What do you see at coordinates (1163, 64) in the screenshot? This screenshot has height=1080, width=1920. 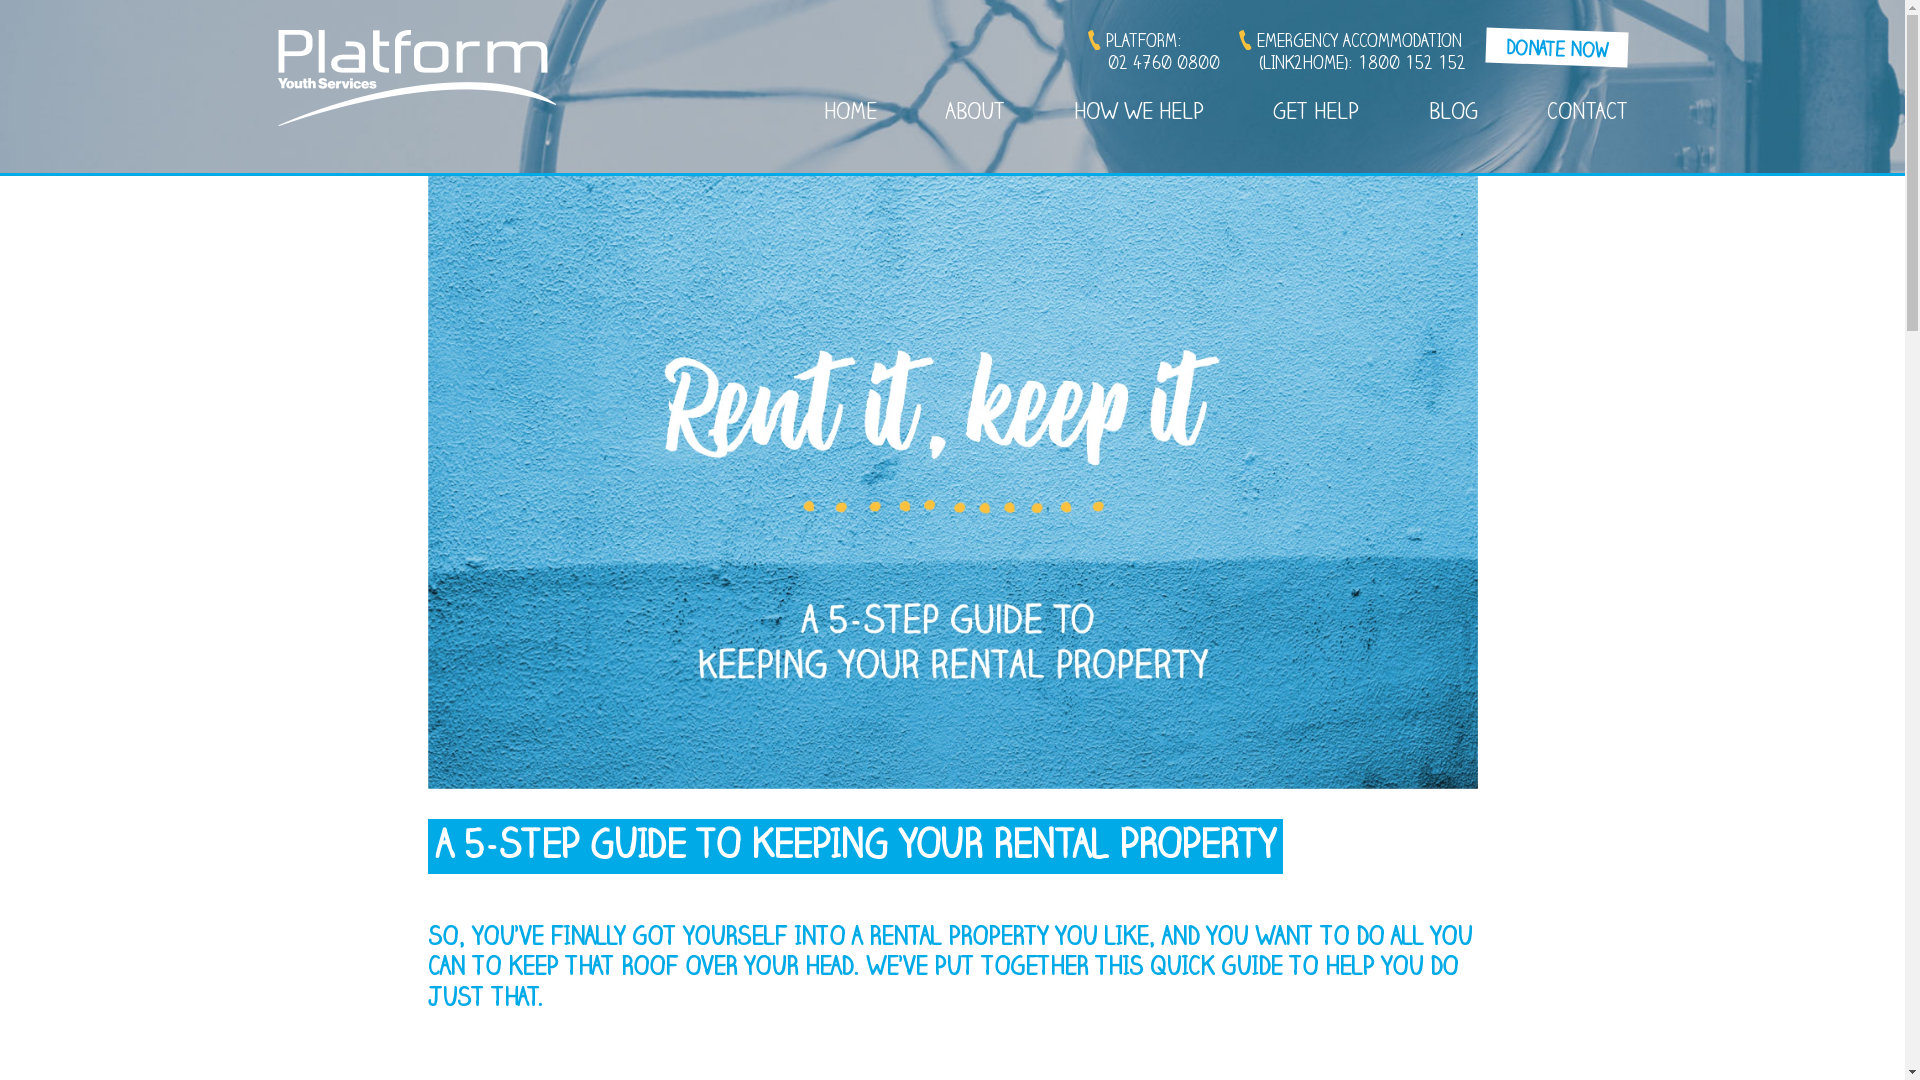 I see `'02 4760 0800'` at bounding box center [1163, 64].